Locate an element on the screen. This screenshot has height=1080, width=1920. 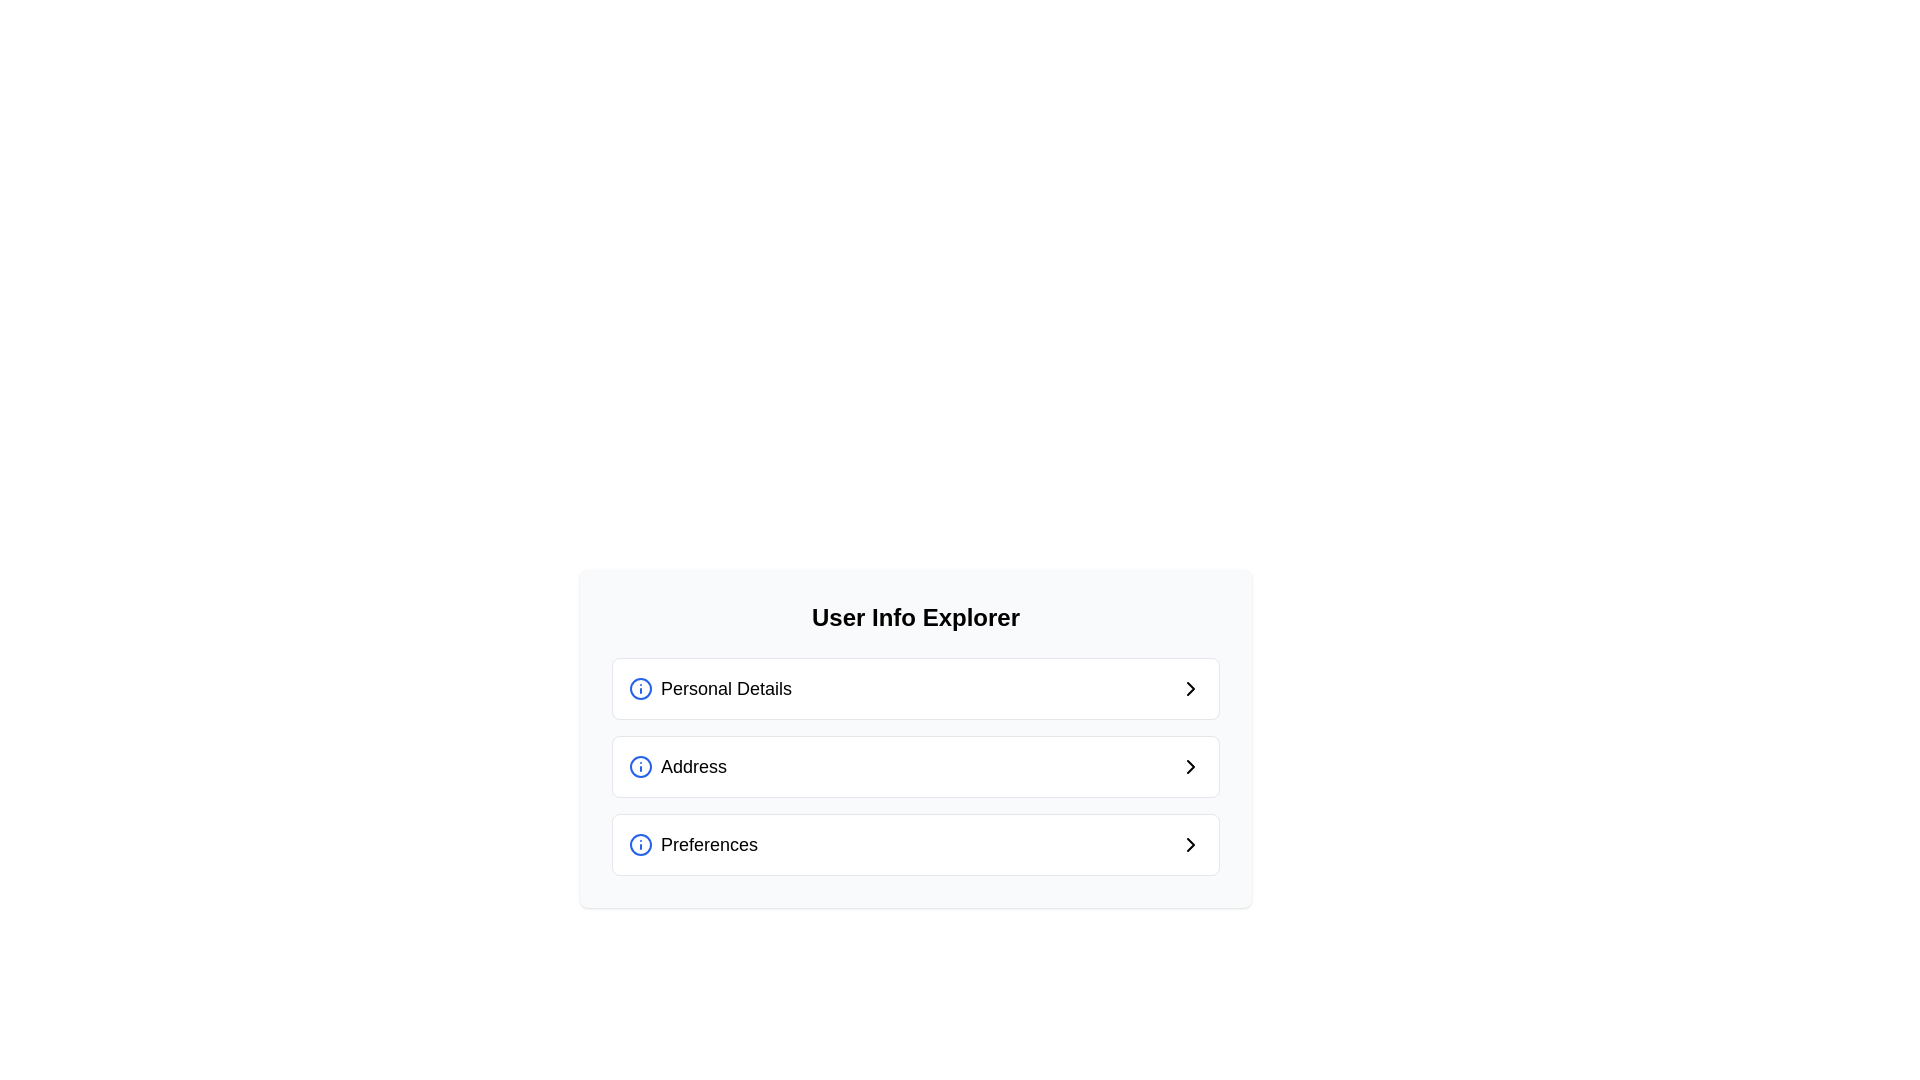
the interactive button between 'Personal Details' and 'Preferences' is located at coordinates (915, 766).